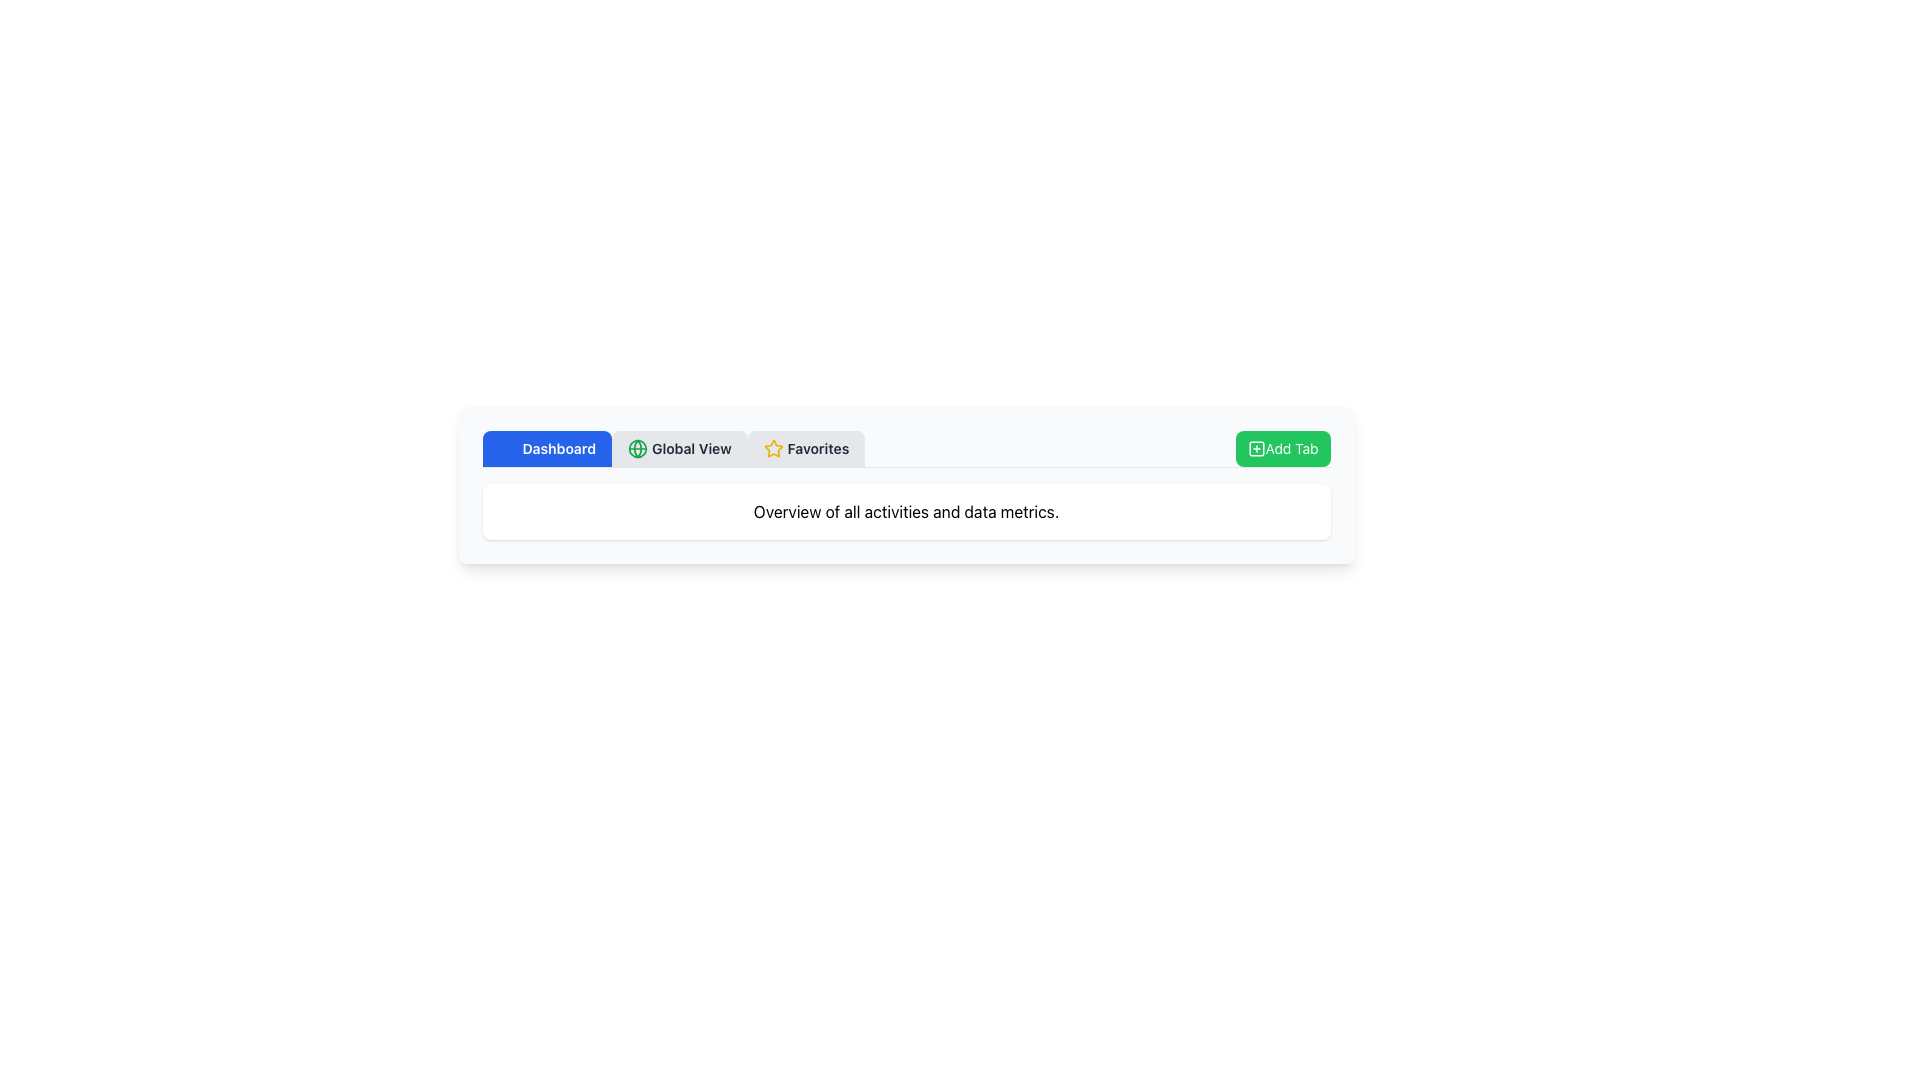  What do you see at coordinates (1291, 447) in the screenshot?
I see `the 'Add Tab' text label within the green button located at the top right of the interface` at bounding box center [1291, 447].